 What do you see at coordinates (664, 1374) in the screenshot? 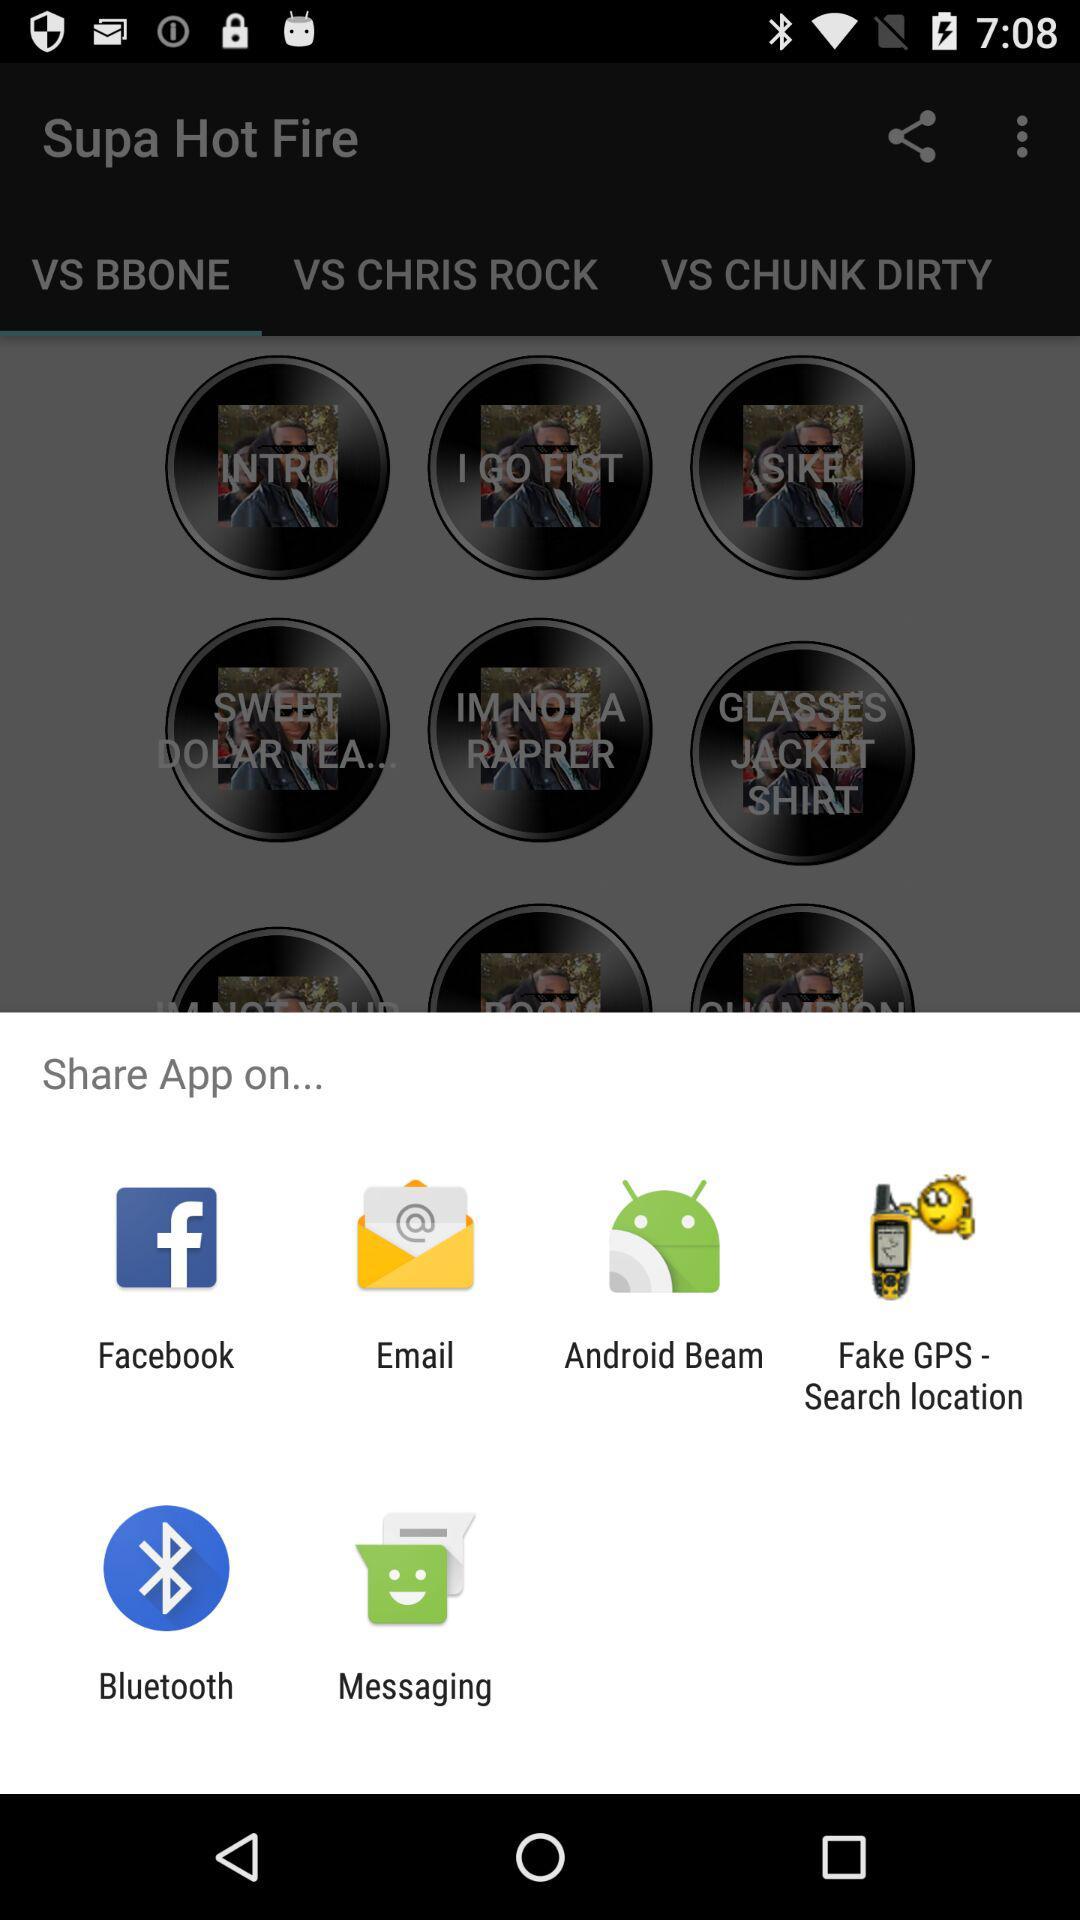
I see `app to the right of email` at bounding box center [664, 1374].